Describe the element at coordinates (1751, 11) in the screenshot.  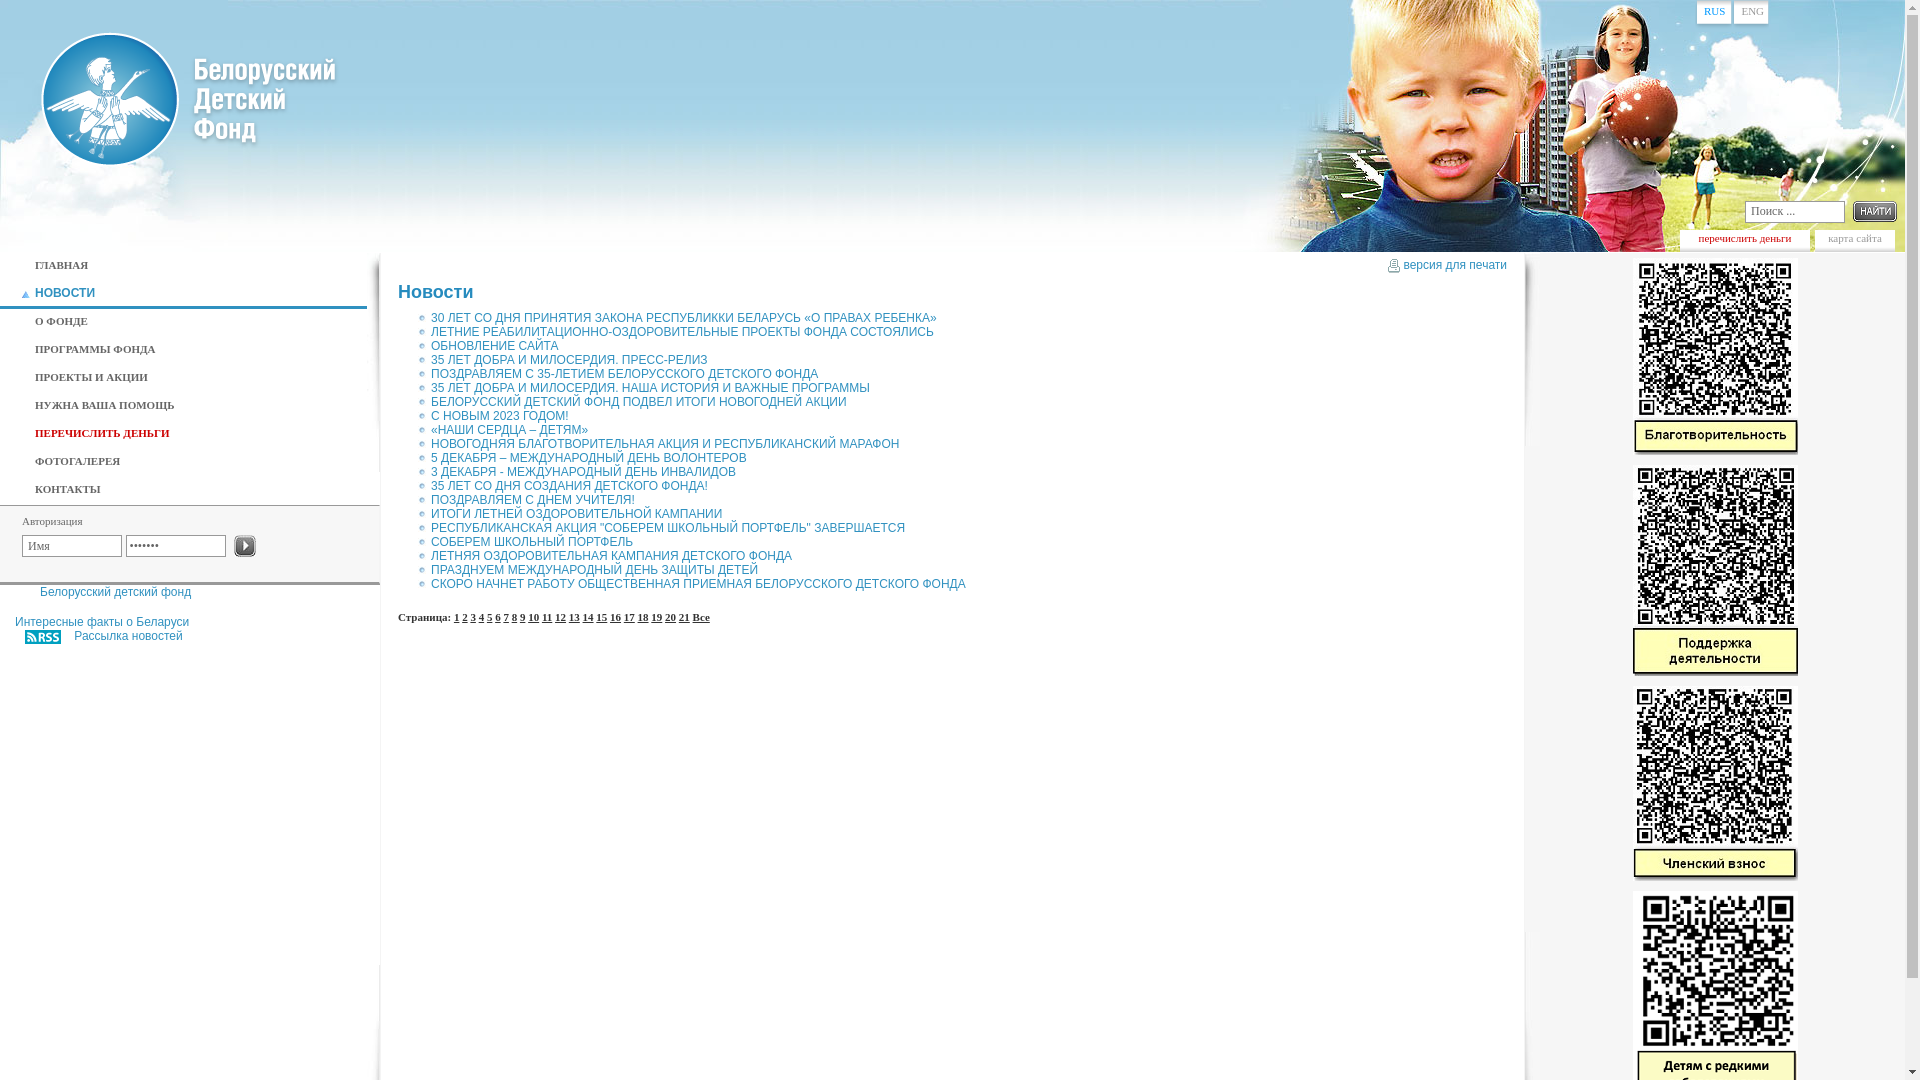
I see `'ENG'` at that location.